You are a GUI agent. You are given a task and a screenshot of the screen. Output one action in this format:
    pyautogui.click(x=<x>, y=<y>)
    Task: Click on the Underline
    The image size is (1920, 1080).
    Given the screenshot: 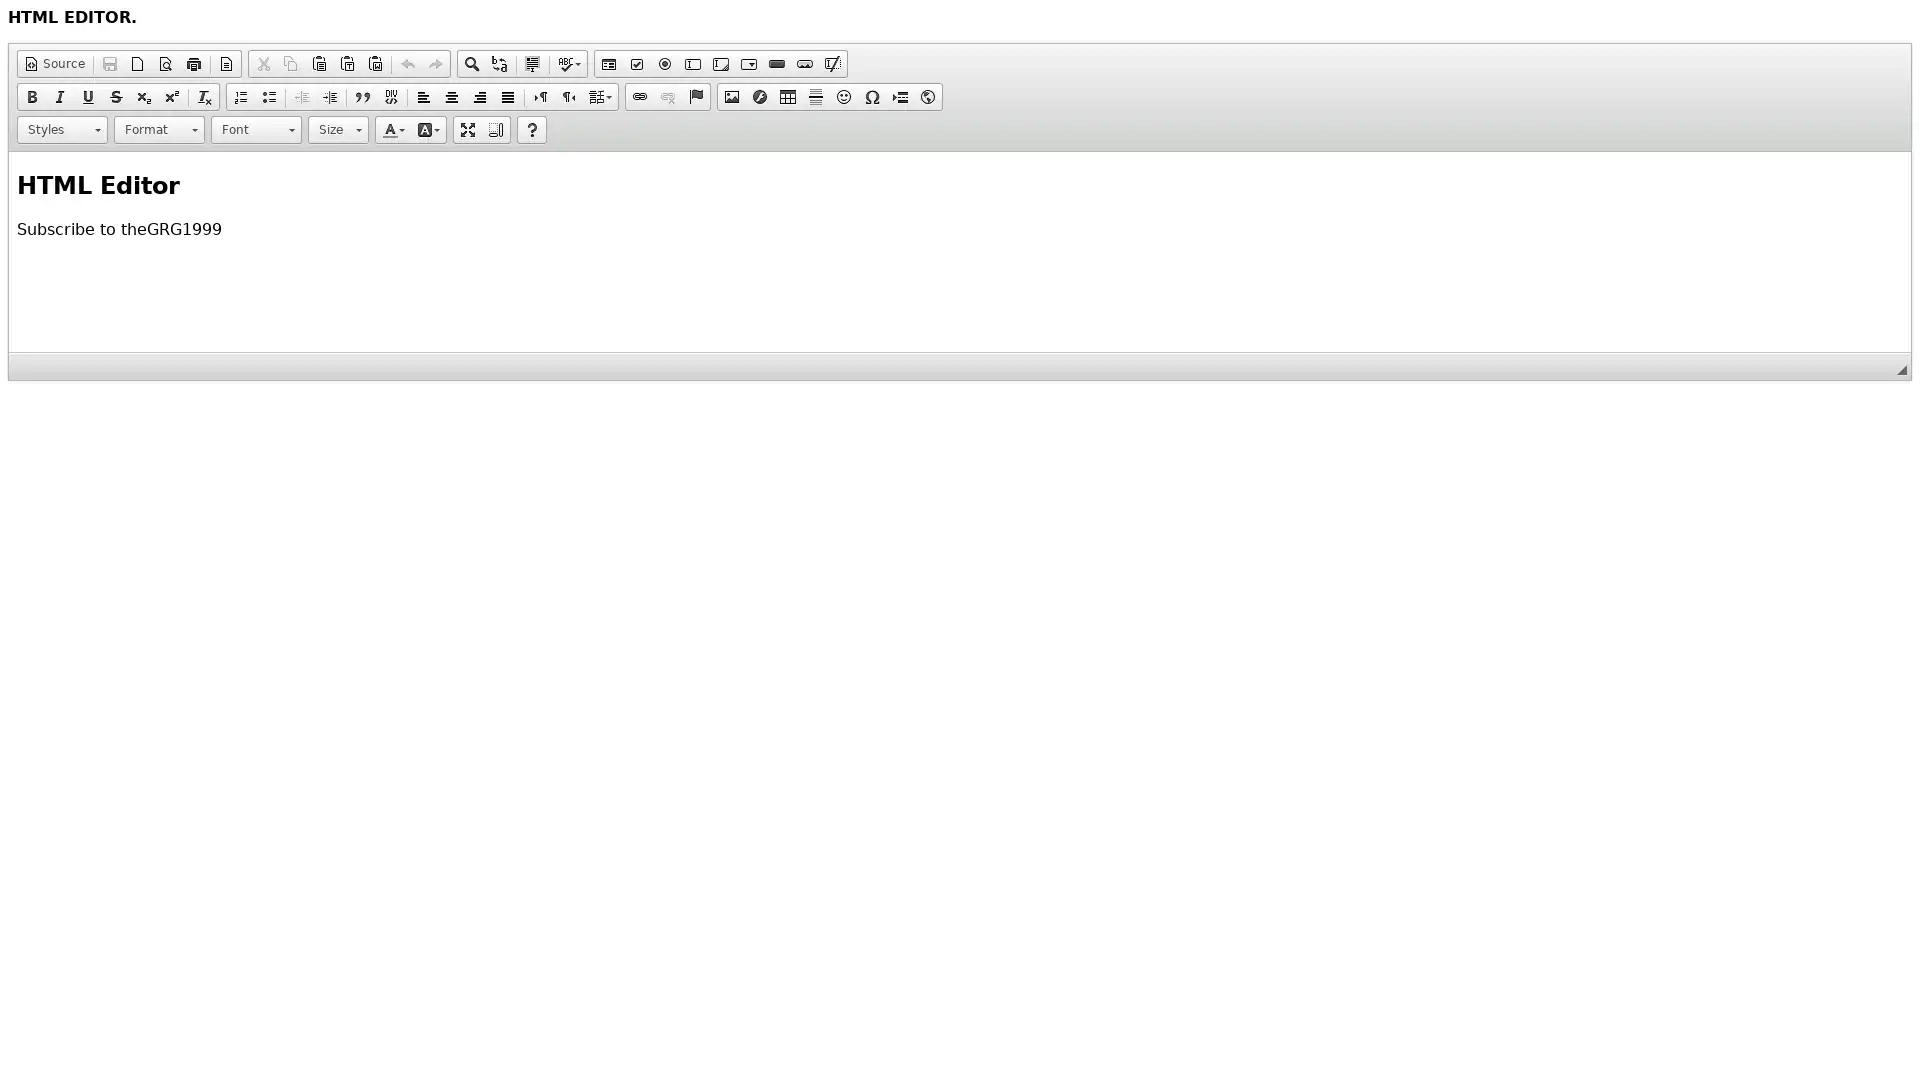 What is the action you would take?
    pyautogui.click(x=86, y=96)
    